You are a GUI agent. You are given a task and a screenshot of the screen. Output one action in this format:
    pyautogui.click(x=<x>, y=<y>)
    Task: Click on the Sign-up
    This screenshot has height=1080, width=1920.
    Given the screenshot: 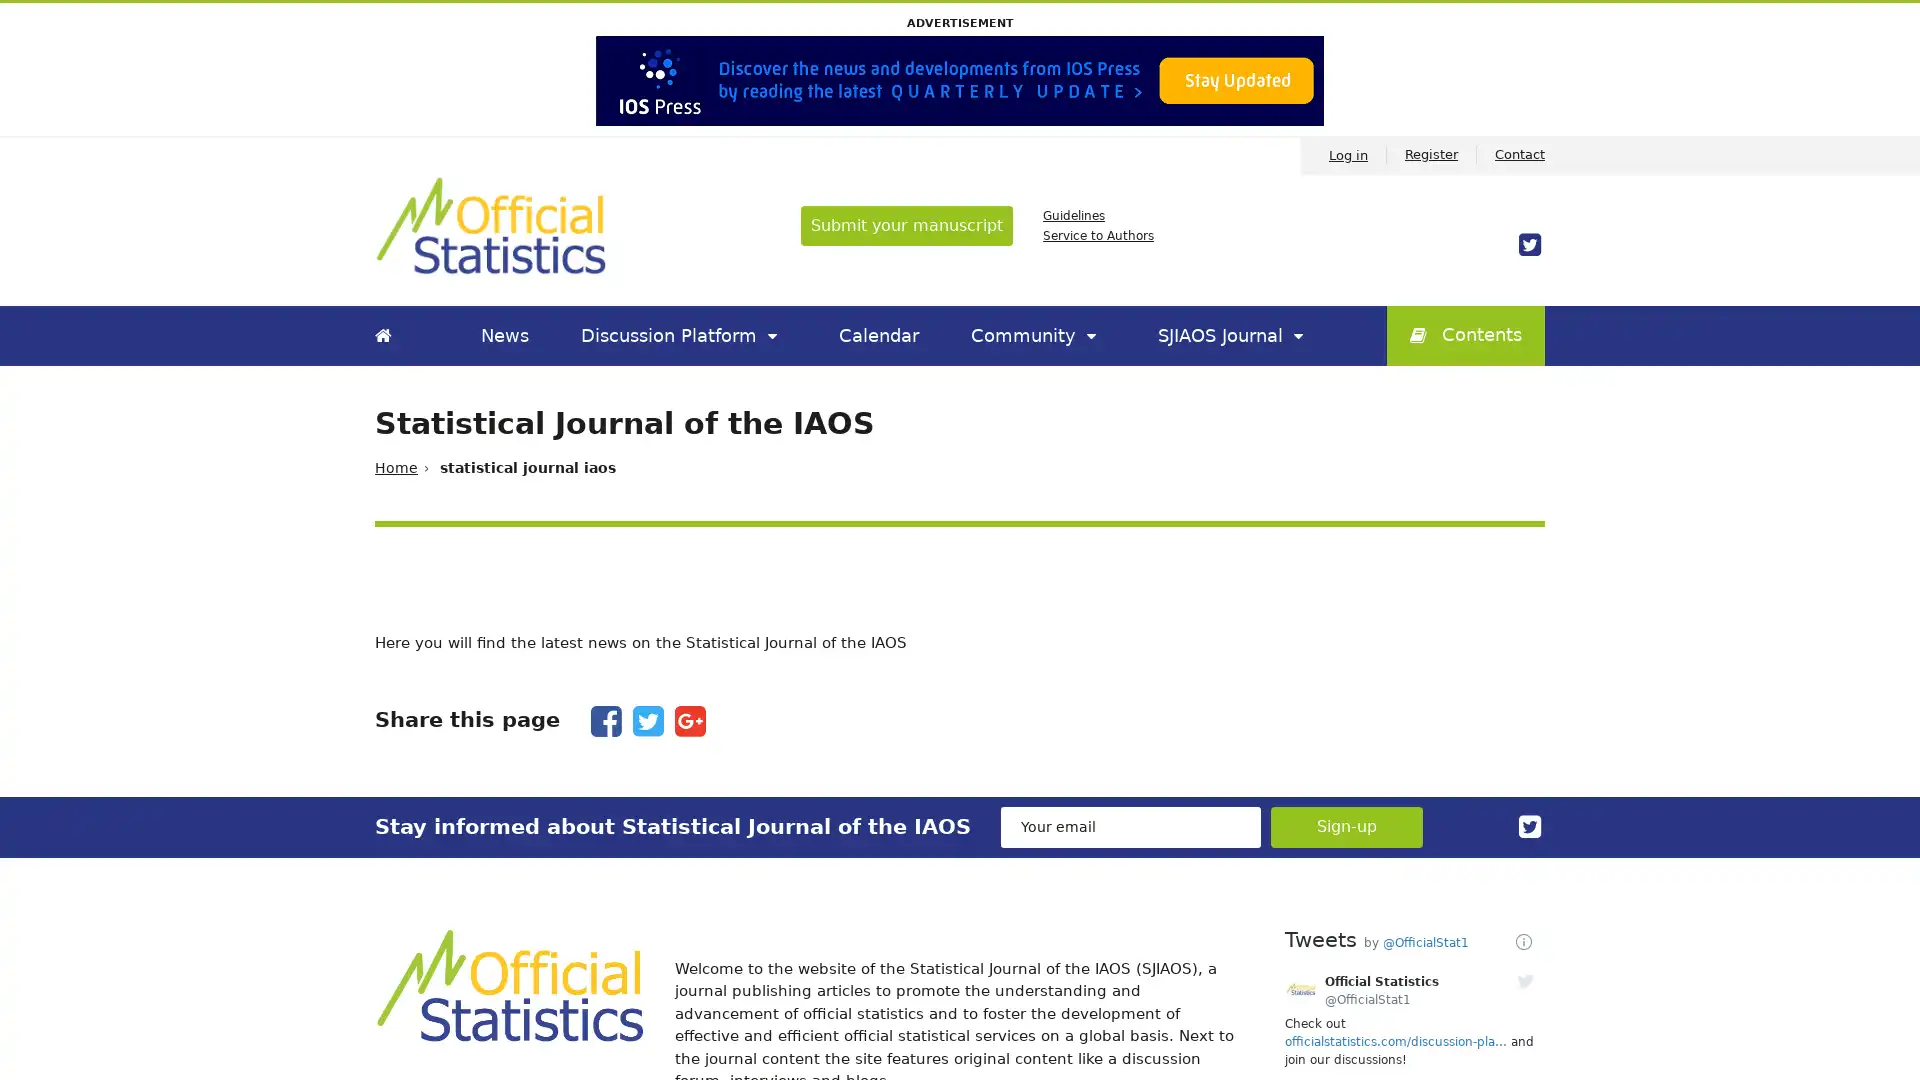 What is the action you would take?
    pyautogui.click(x=1347, y=826)
    